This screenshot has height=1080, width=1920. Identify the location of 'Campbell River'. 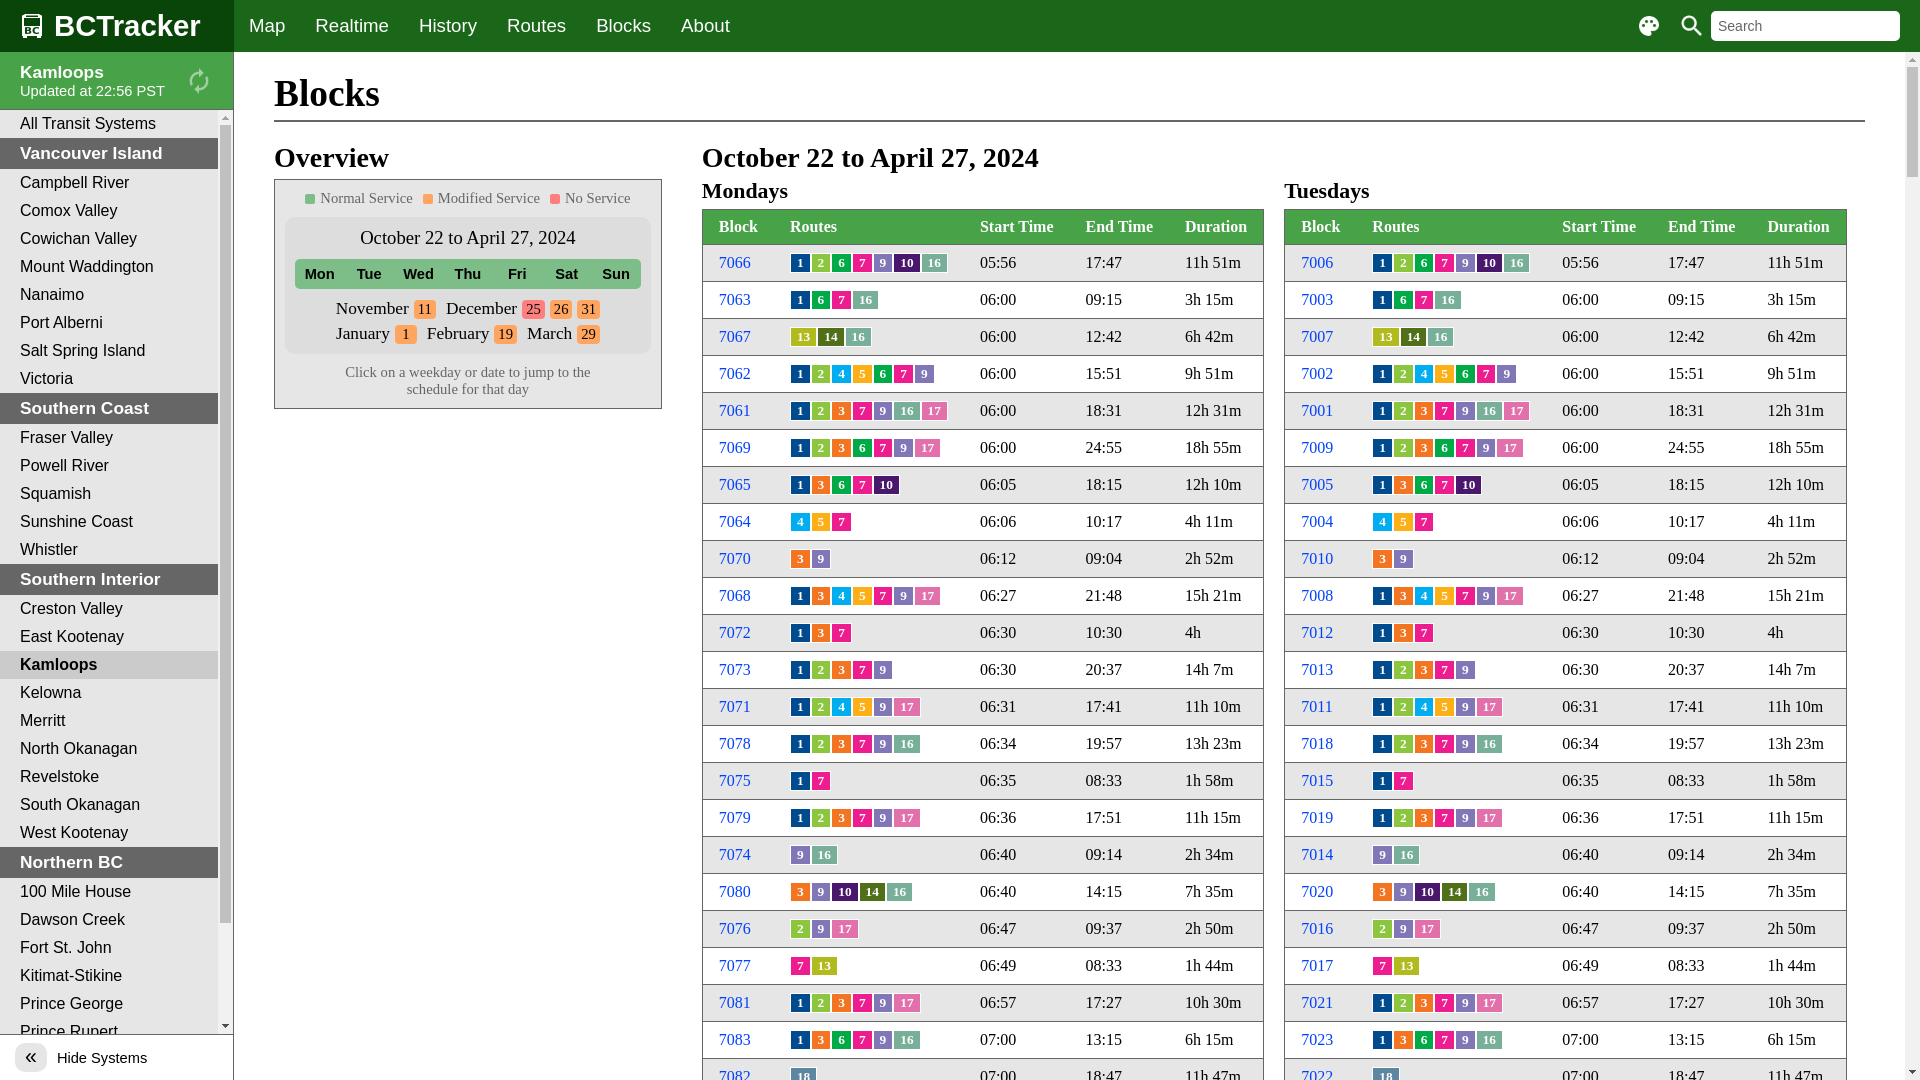
(0, 182).